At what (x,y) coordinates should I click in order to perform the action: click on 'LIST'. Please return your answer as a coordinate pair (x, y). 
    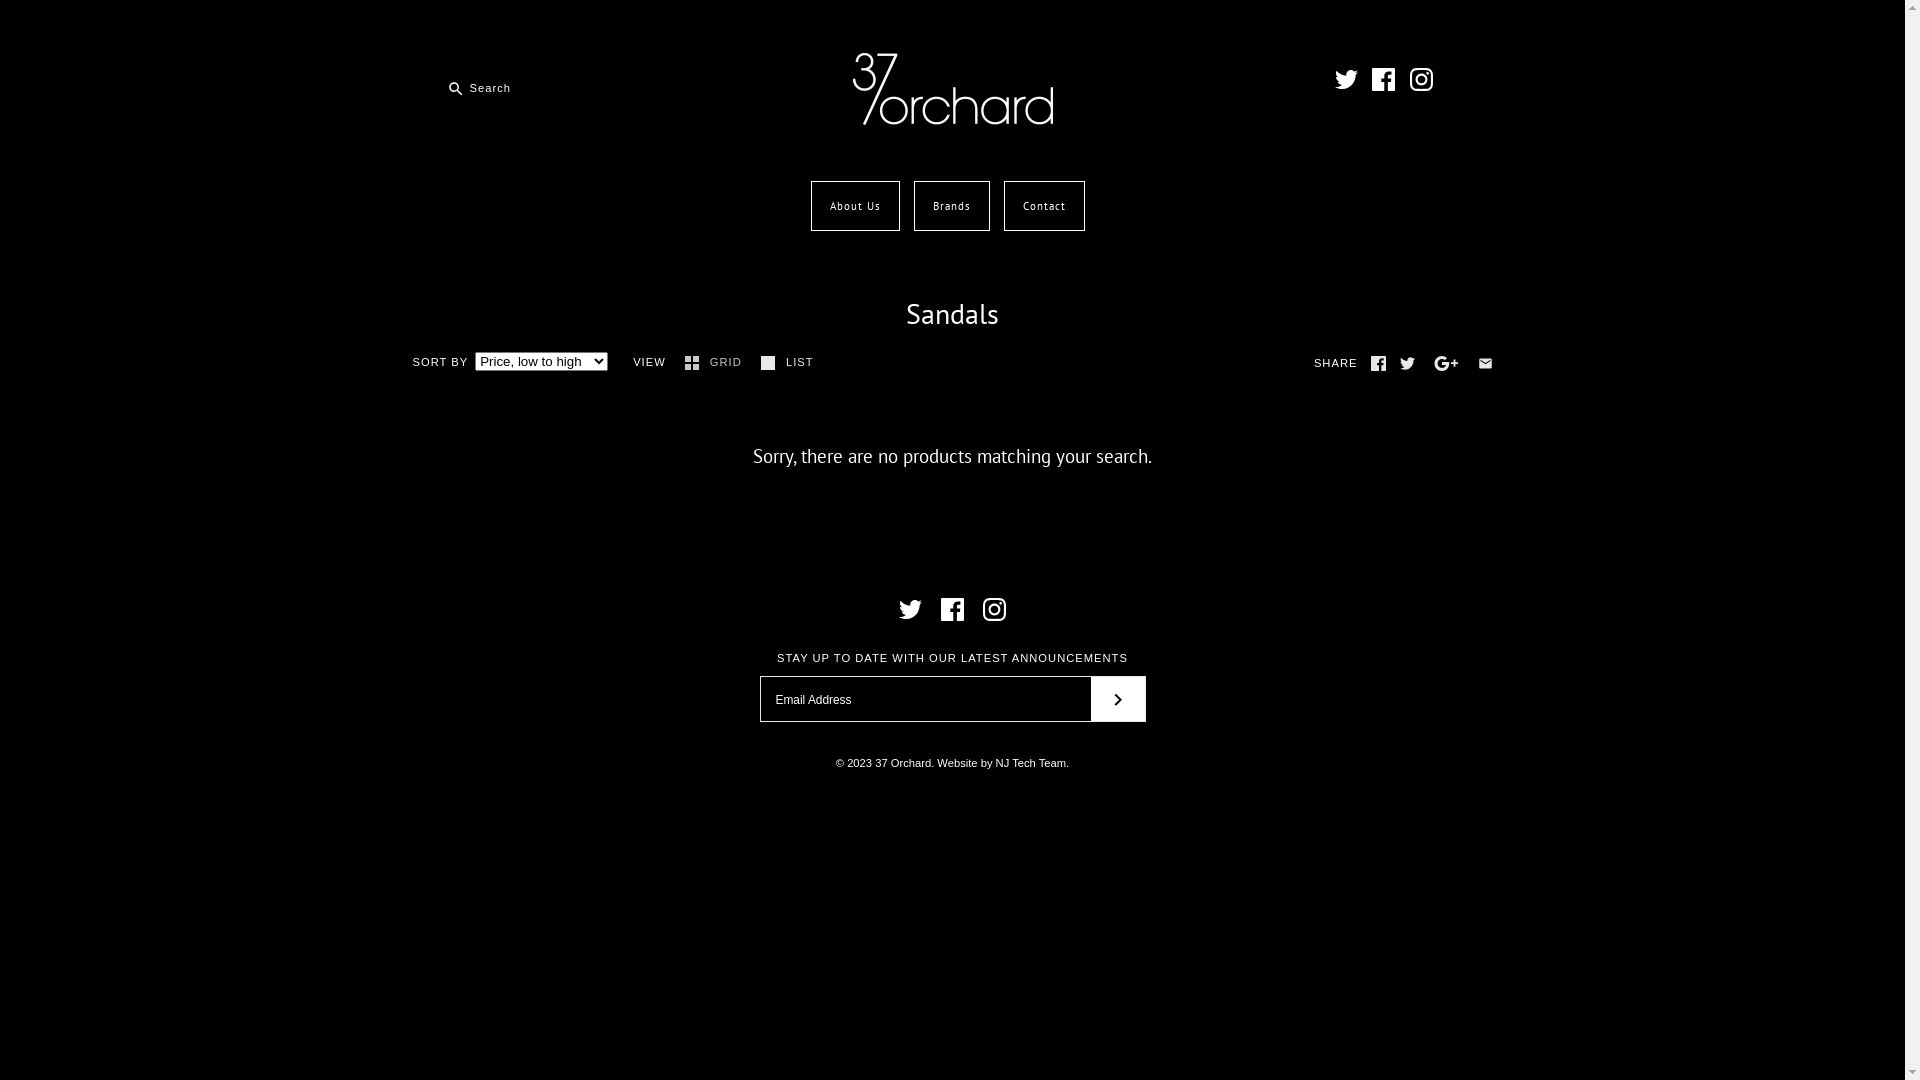
    Looking at the image, I should click on (786, 362).